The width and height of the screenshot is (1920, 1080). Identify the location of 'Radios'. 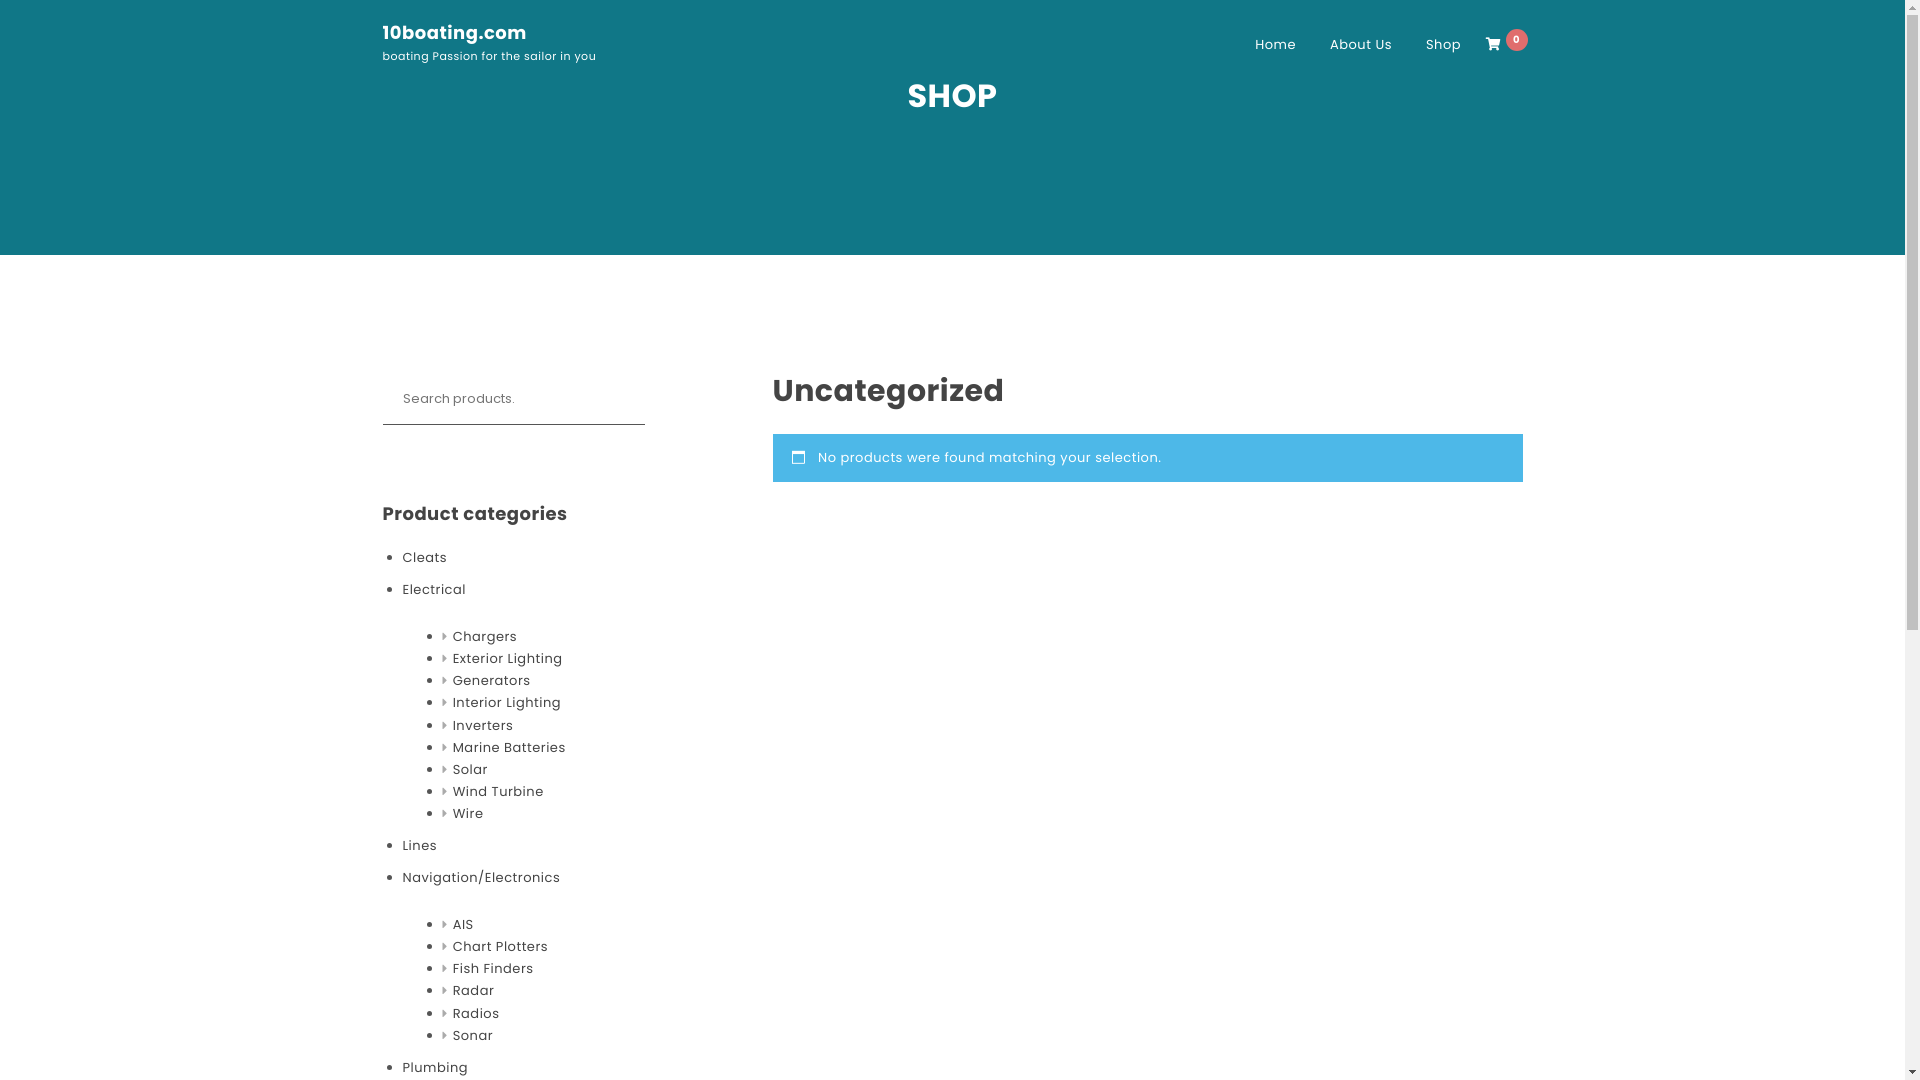
(475, 1014).